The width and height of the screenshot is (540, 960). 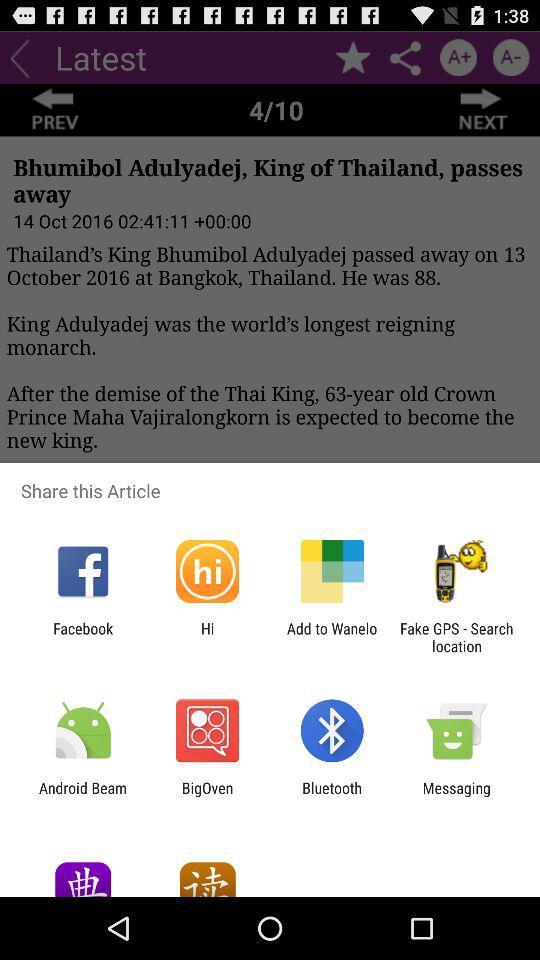 I want to click on the icon next to the hi app, so click(x=82, y=636).